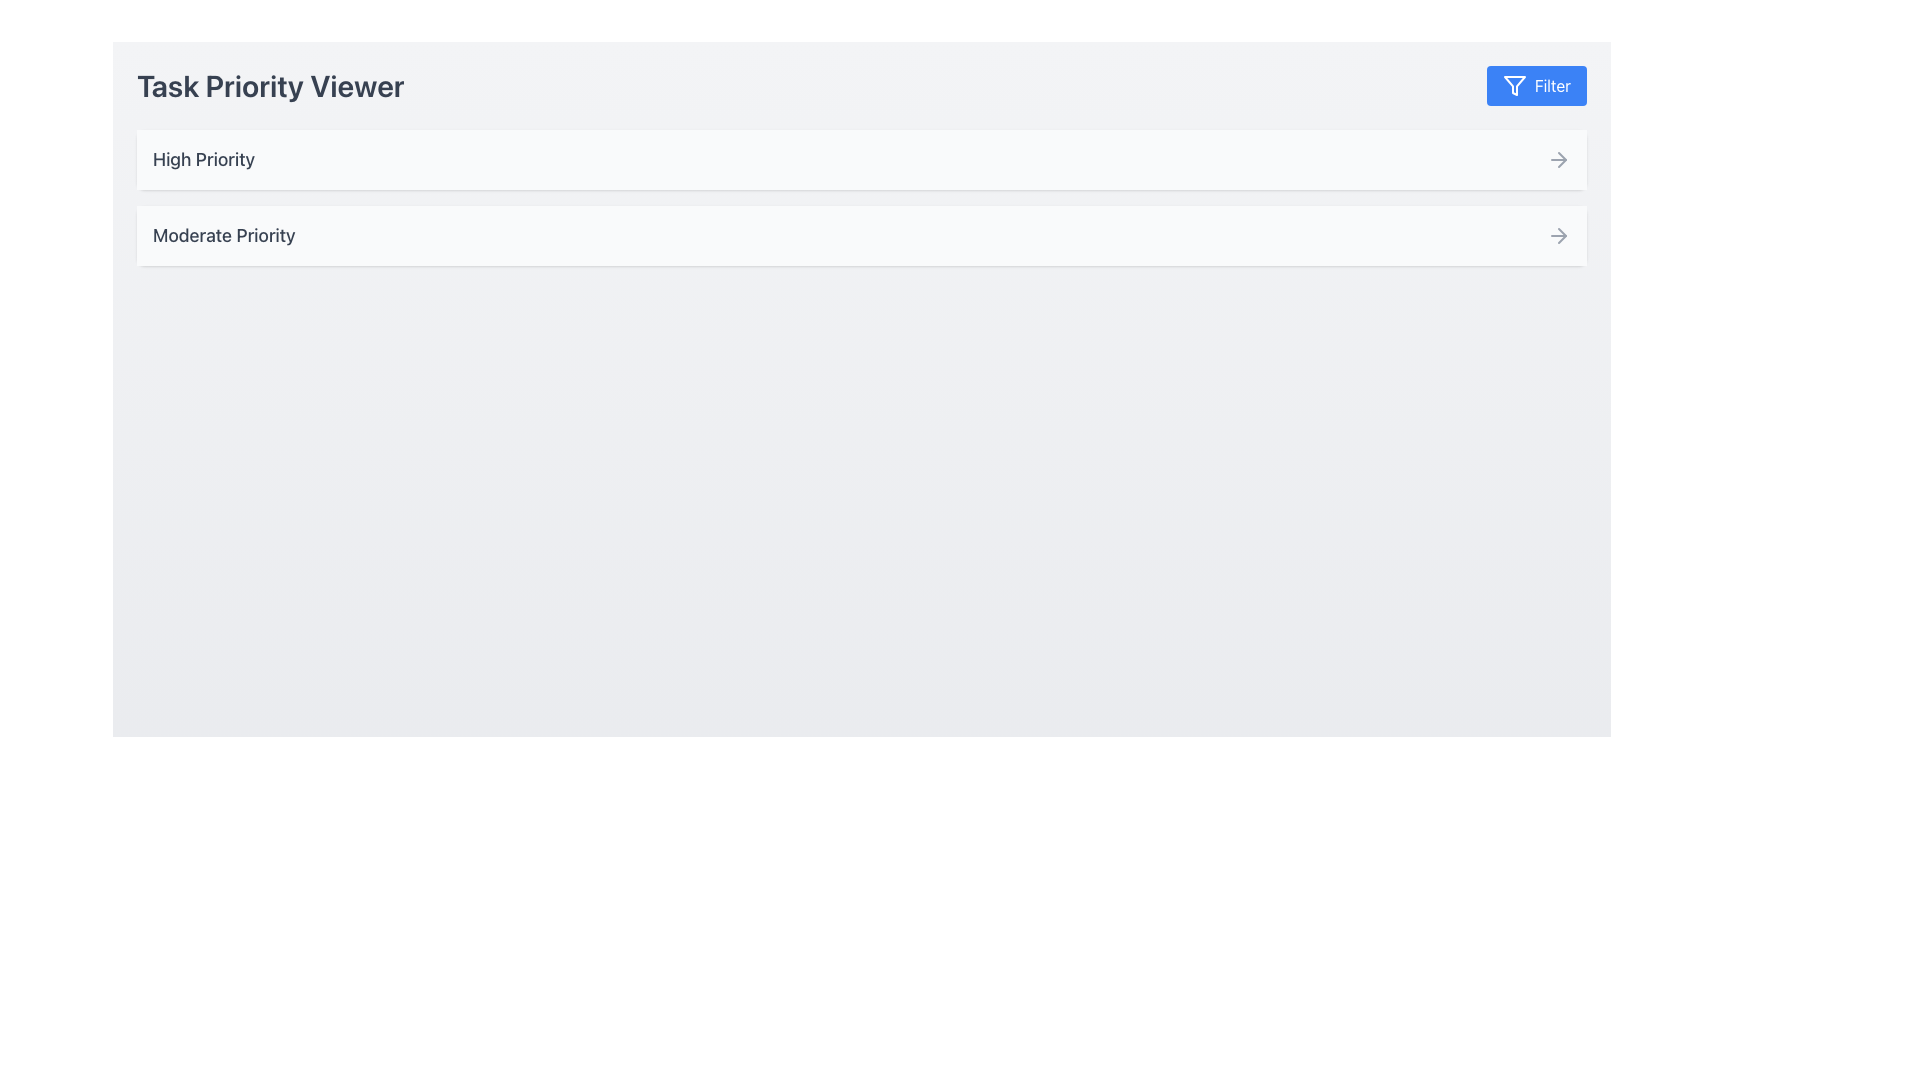  What do you see at coordinates (224, 234) in the screenshot?
I see `the text label indicating a moderate level of urgency, located in the second row of the priority list, below the 'High Priority' item` at bounding box center [224, 234].